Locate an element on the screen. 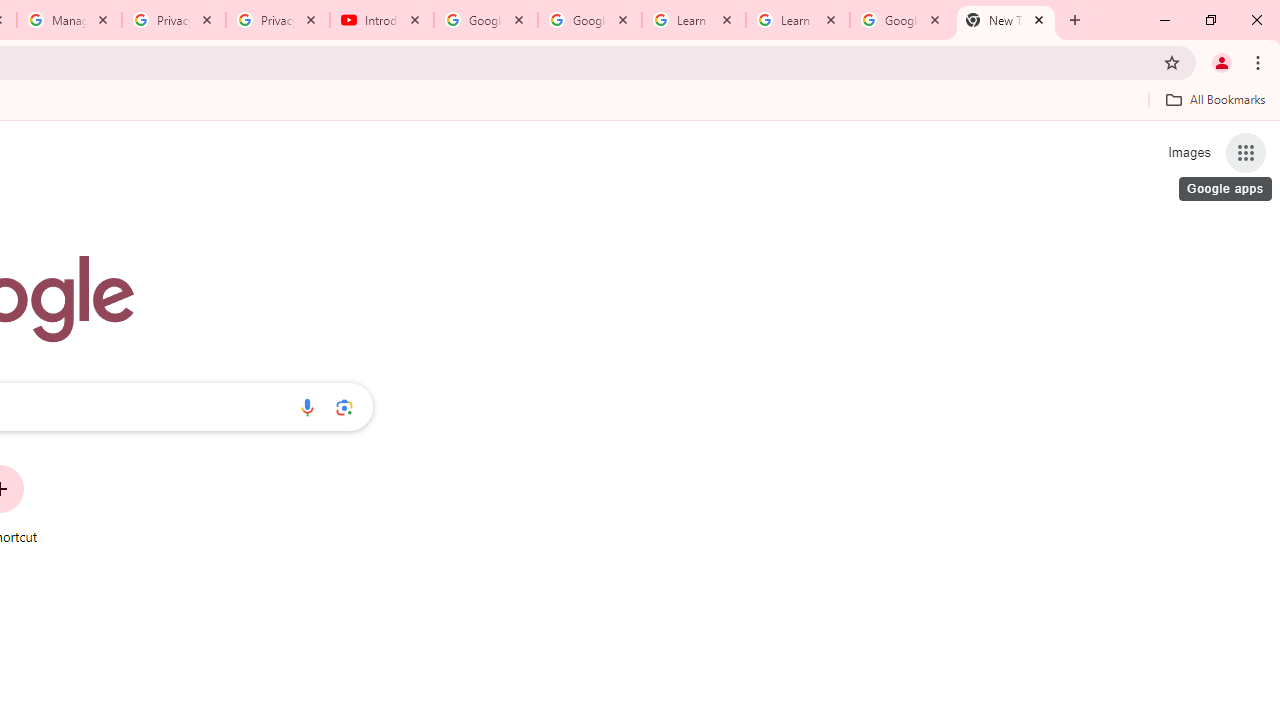  'Google Account' is located at coordinates (900, 20).